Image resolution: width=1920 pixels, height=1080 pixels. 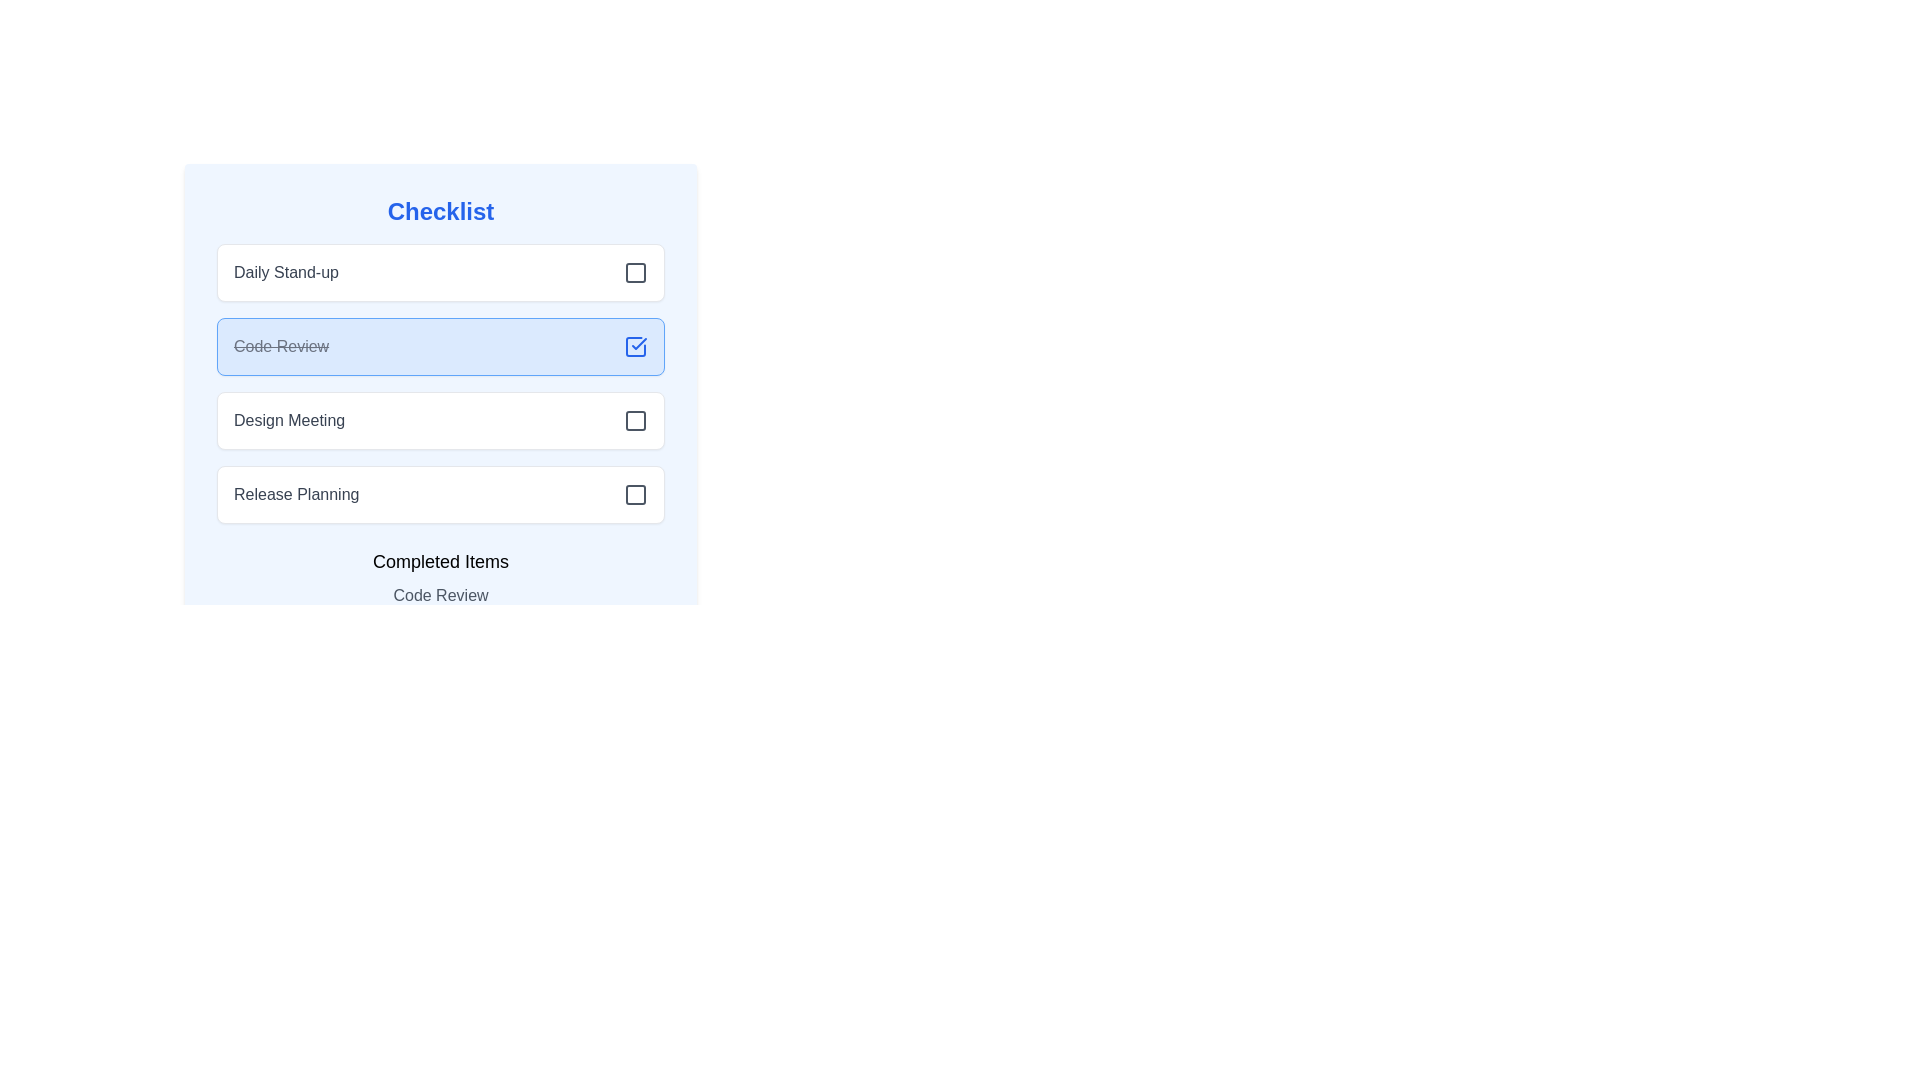 I want to click on the blue checkmark icon in the 'Code Review' checklist item, indicating a completed task, so click(x=634, y=346).